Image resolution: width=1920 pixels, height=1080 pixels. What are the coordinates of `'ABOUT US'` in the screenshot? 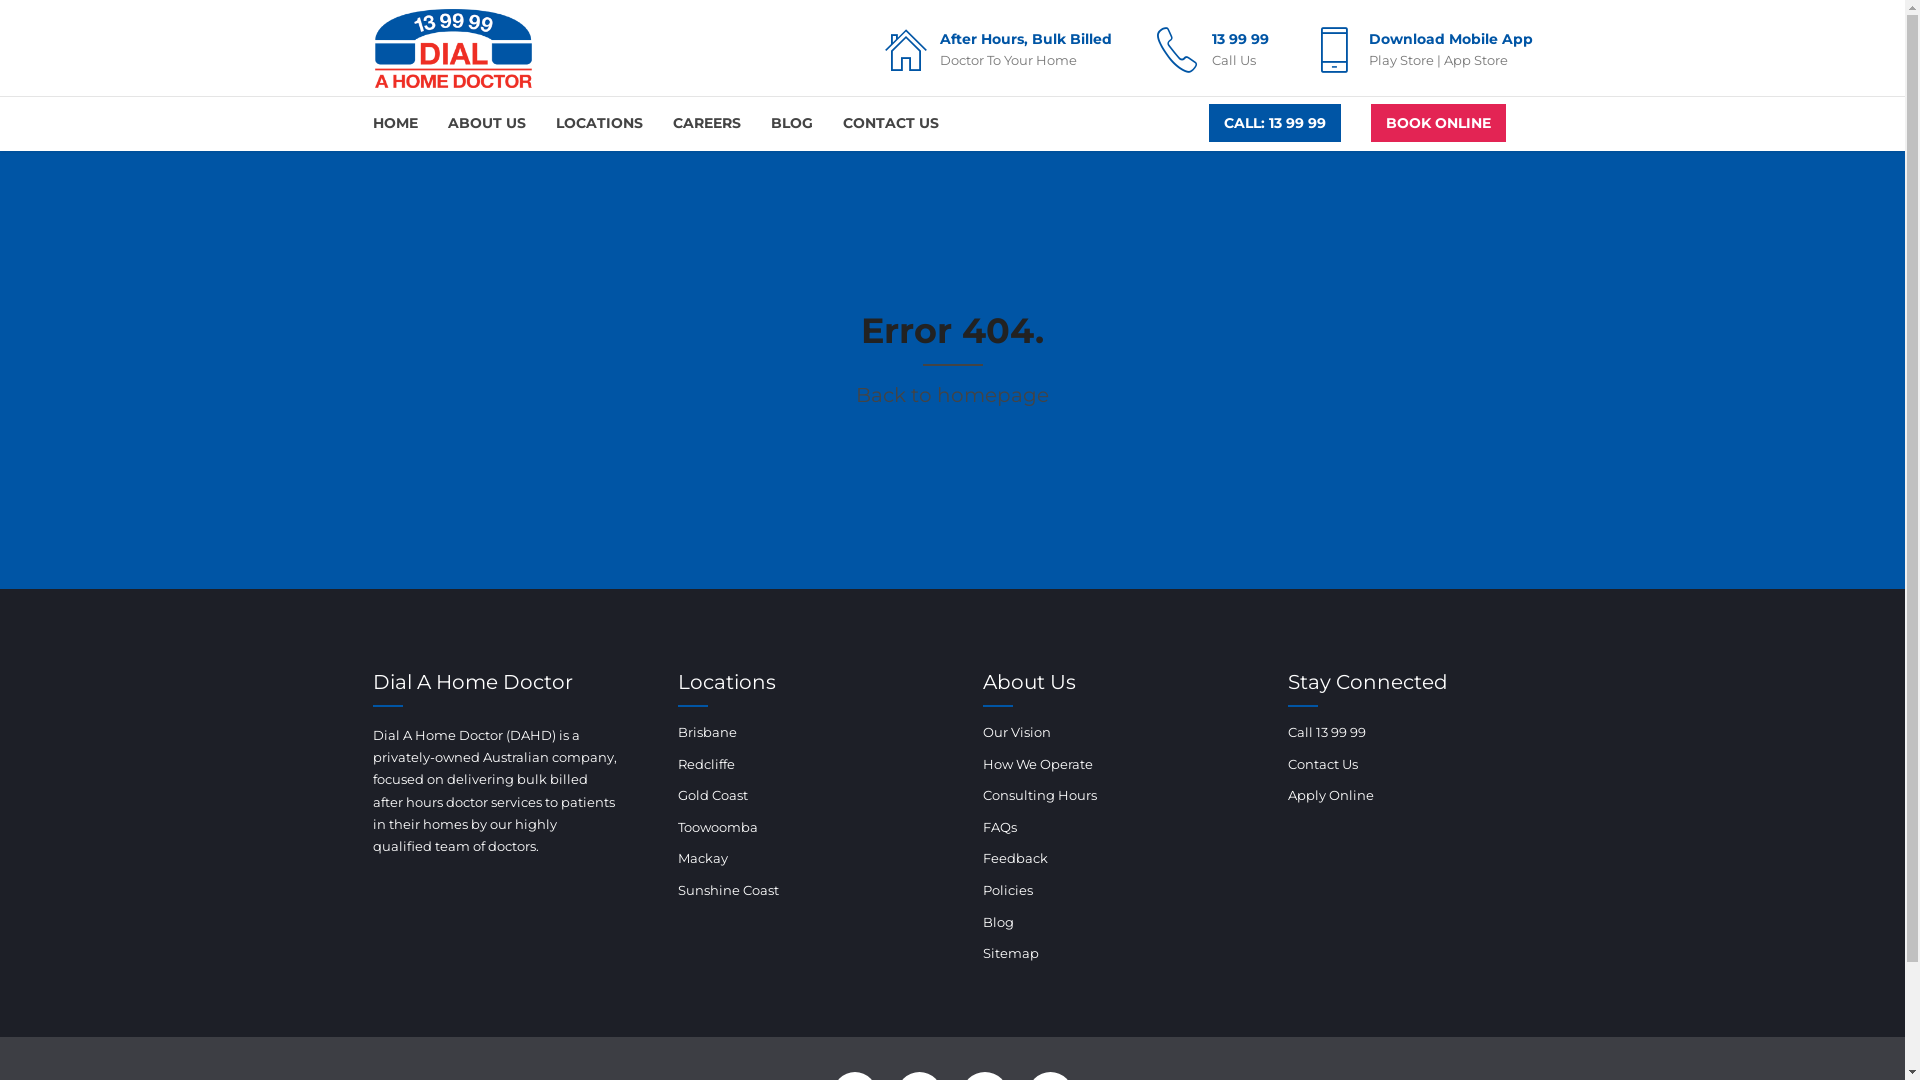 It's located at (486, 123).